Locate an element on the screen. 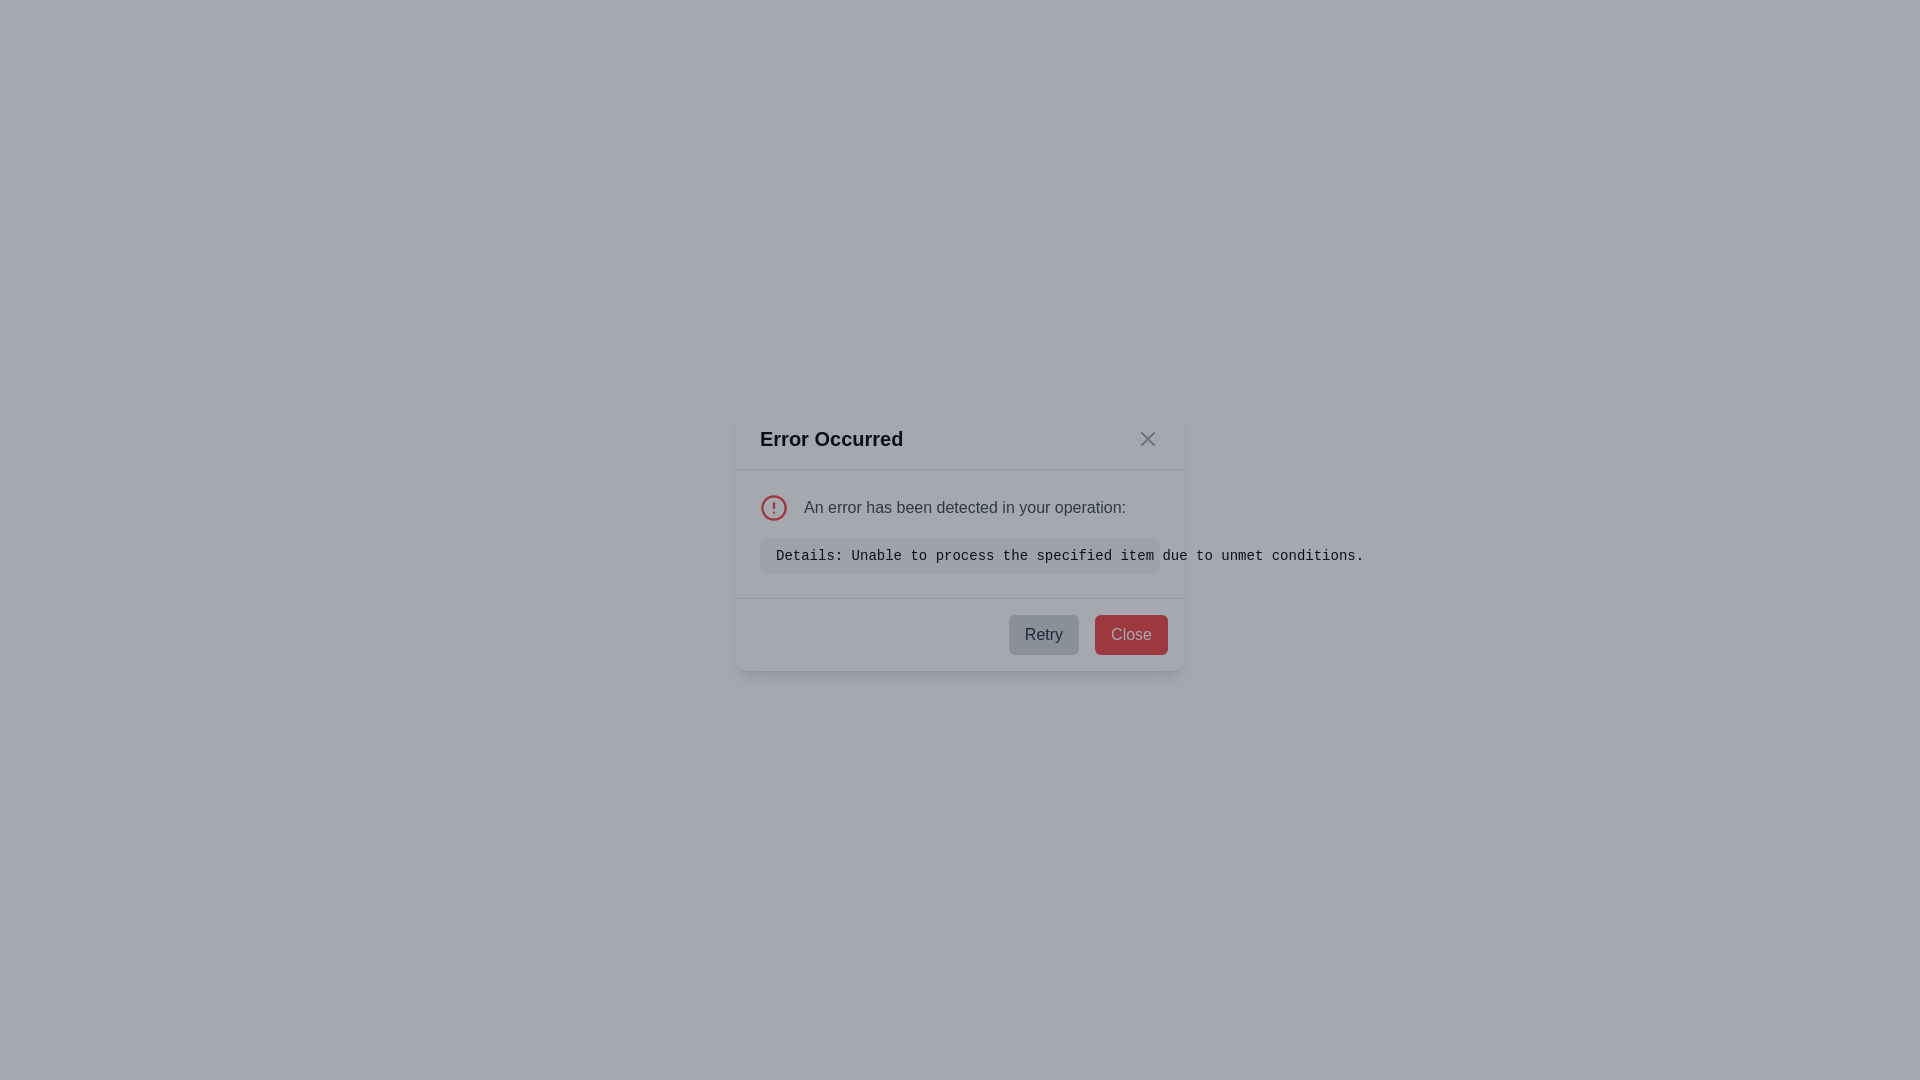 Image resolution: width=1920 pixels, height=1080 pixels. the 'X' shaped close icon located in the top-right corner of the modal dialog header for accessibility navigation is located at coordinates (1147, 438).